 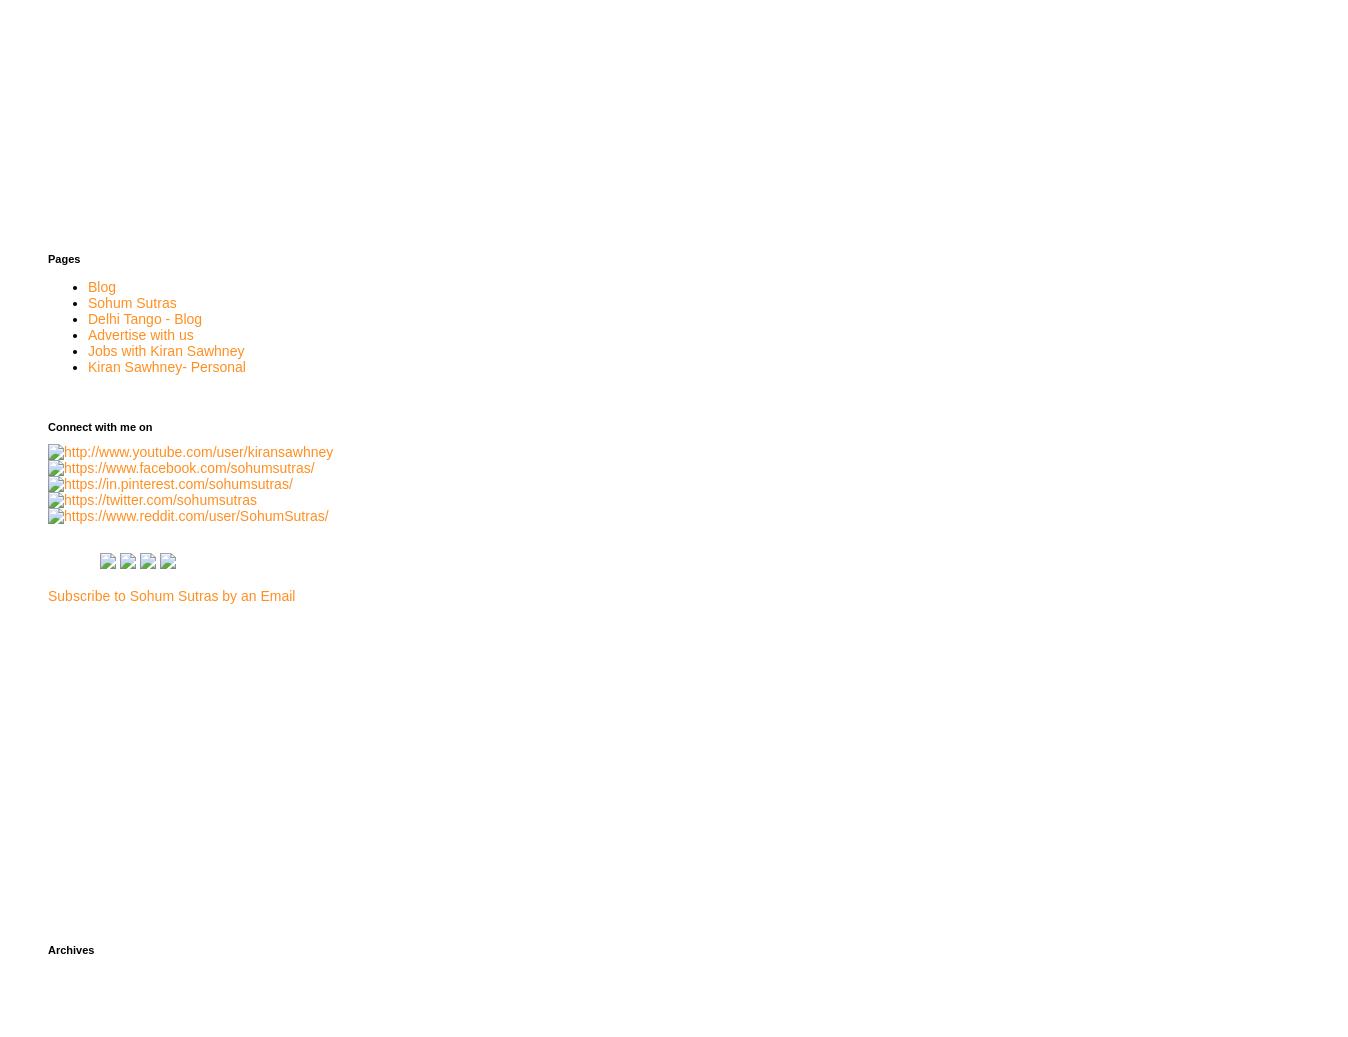 I want to click on 'Sohum Sutras', so click(x=130, y=300).